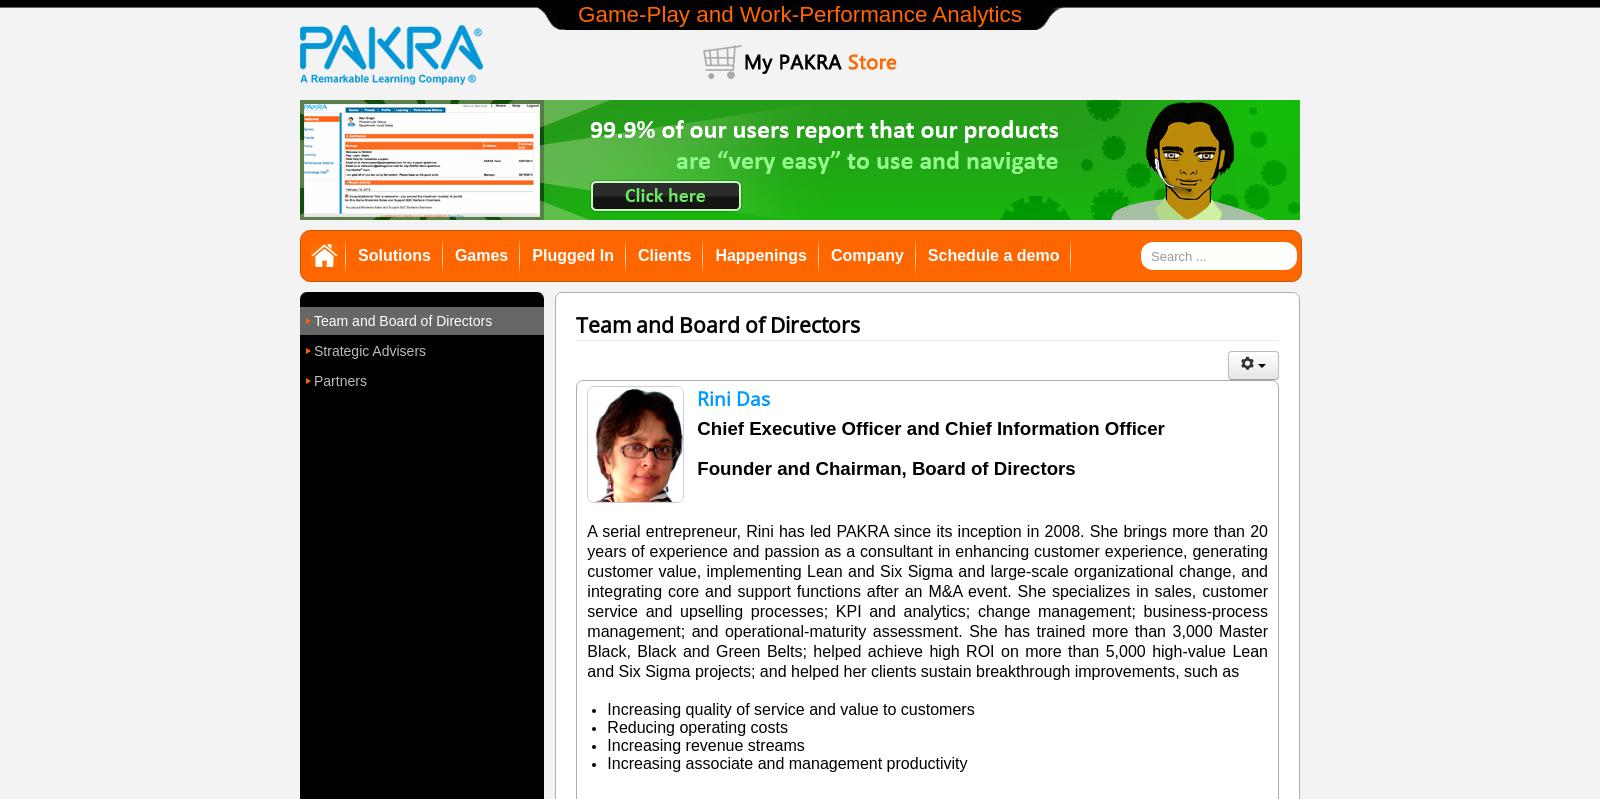  What do you see at coordinates (733, 398) in the screenshot?
I see `'Rini Das'` at bounding box center [733, 398].